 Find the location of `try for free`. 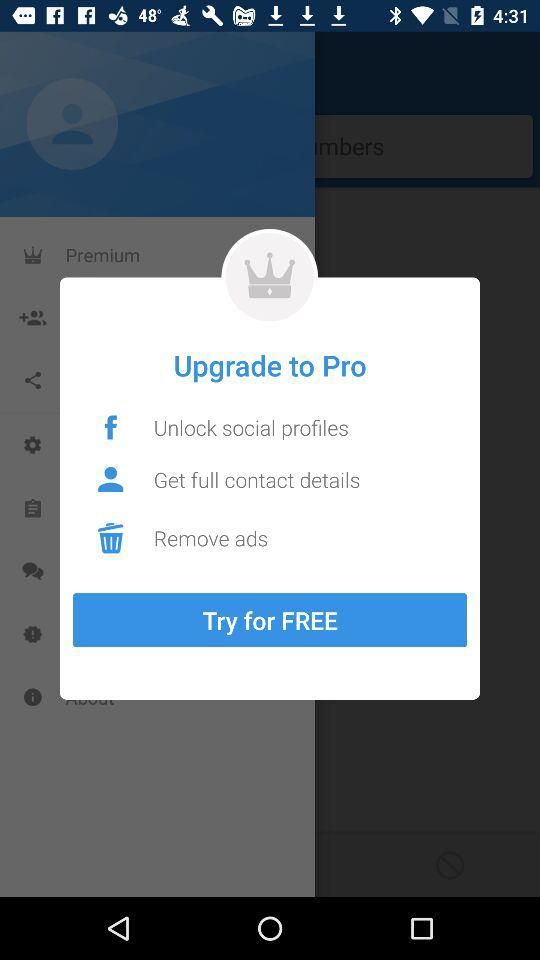

try for free is located at coordinates (270, 619).